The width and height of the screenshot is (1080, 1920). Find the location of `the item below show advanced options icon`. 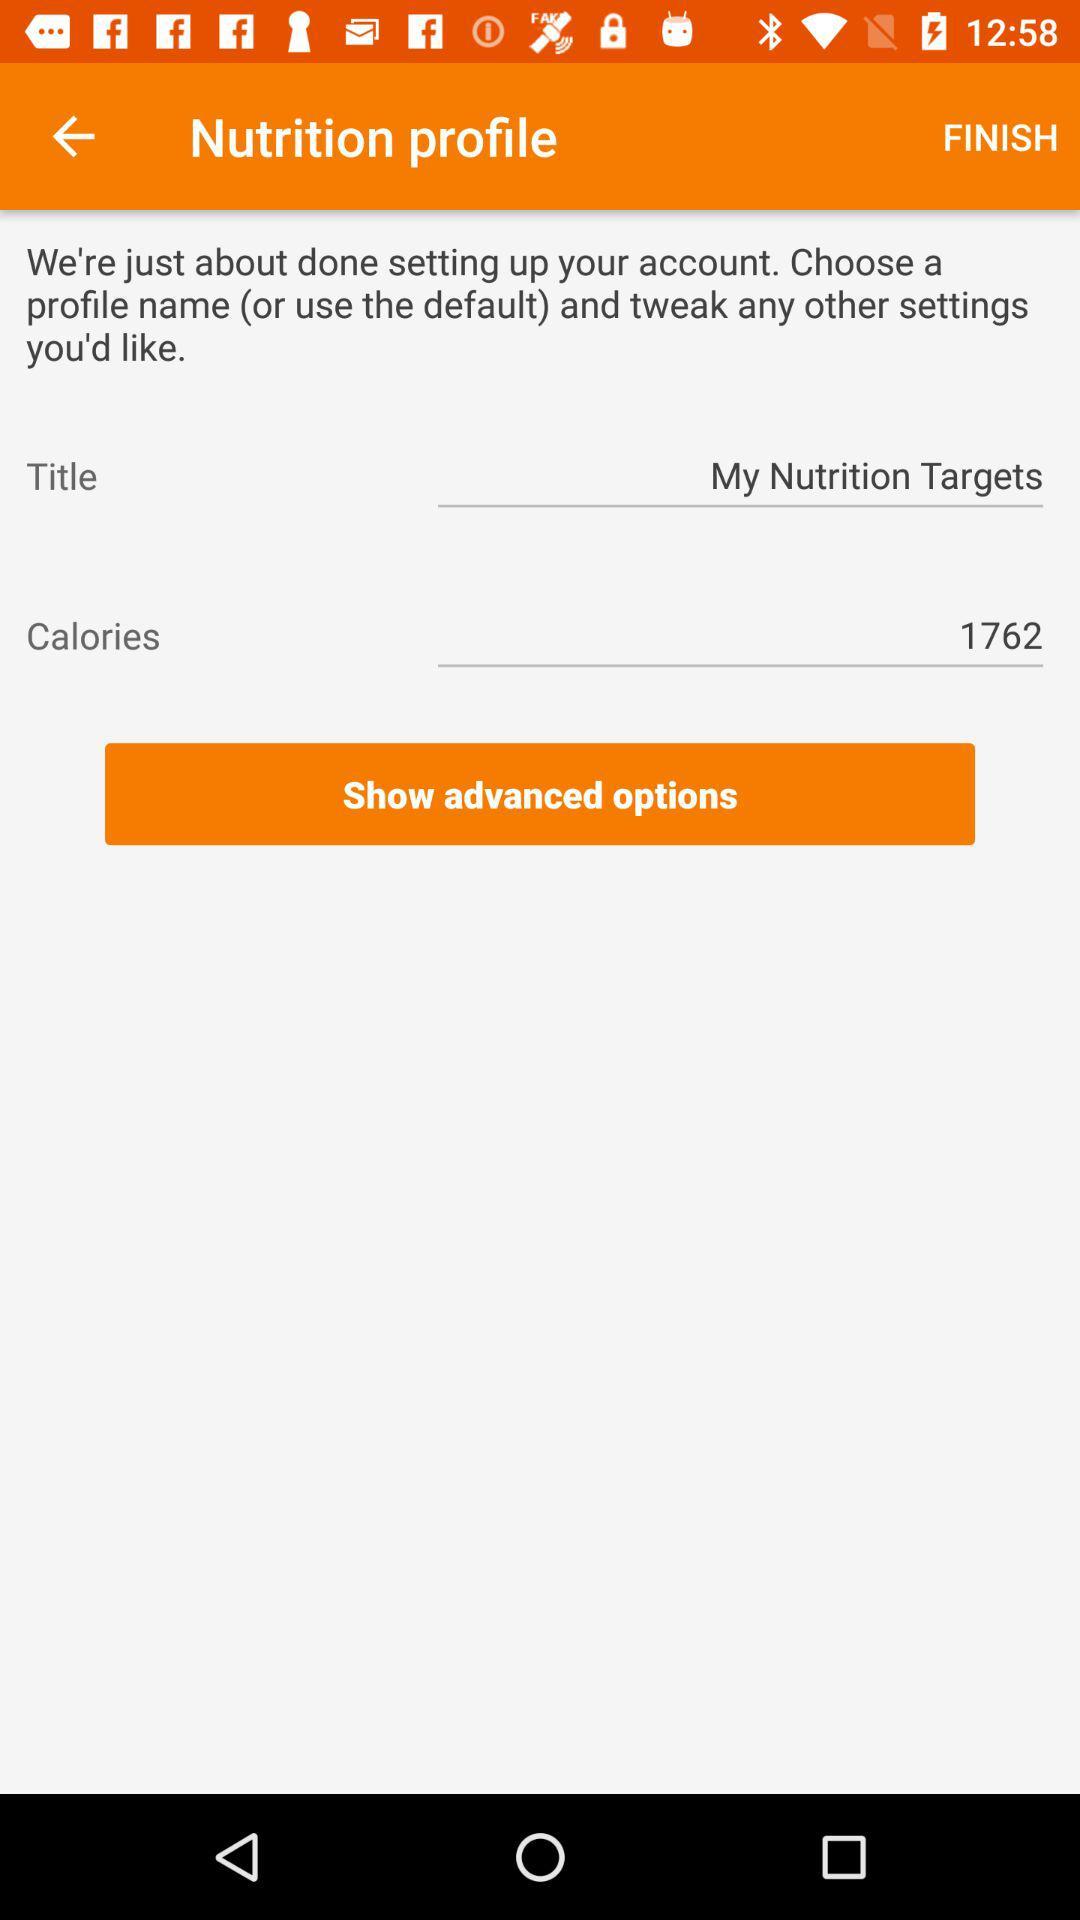

the item below show advanced options icon is located at coordinates (540, 873).